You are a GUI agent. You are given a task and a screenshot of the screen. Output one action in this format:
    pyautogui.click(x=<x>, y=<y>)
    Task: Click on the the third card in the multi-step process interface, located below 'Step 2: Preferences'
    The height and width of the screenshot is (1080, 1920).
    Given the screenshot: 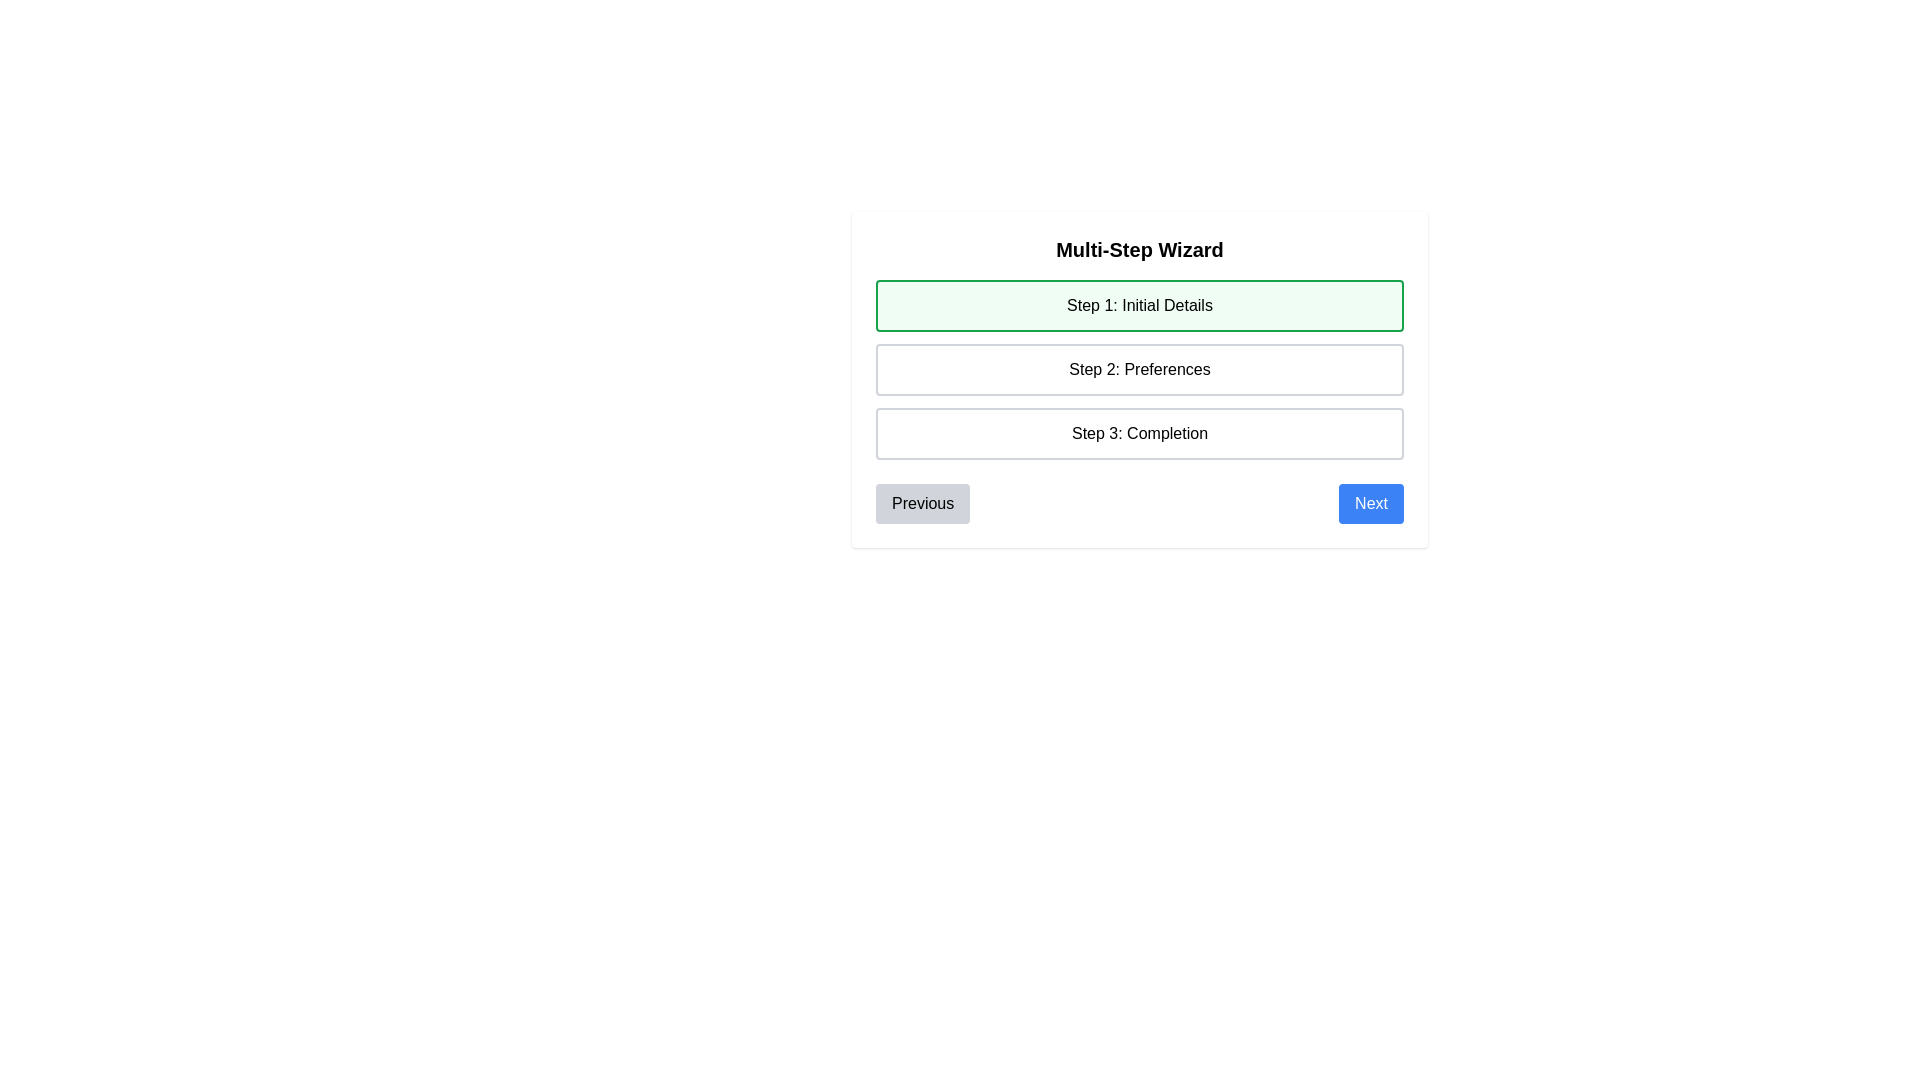 What is the action you would take?
    pyautogui.click(x=1140, y=433)
    